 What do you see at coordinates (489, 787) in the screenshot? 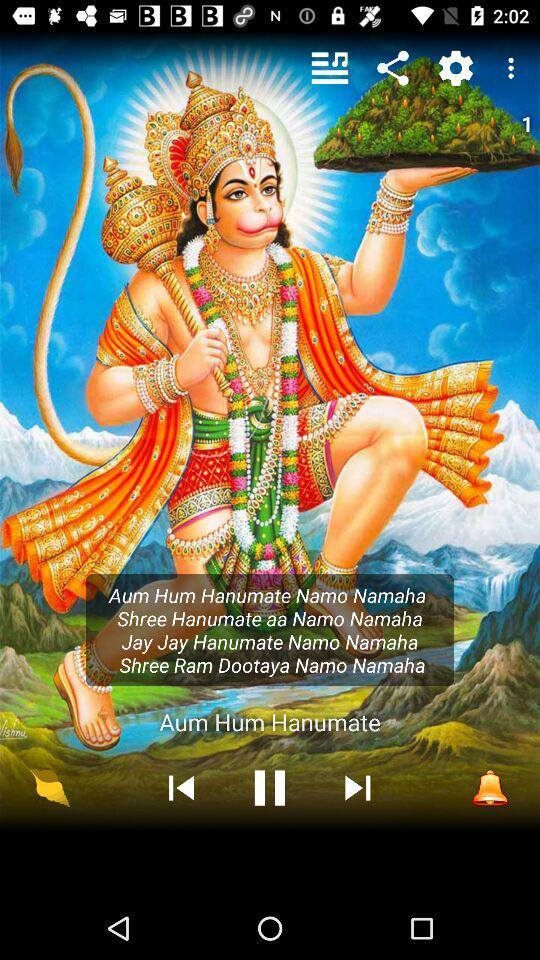
I see `the notifications icon` at bounding box center [489, 787].